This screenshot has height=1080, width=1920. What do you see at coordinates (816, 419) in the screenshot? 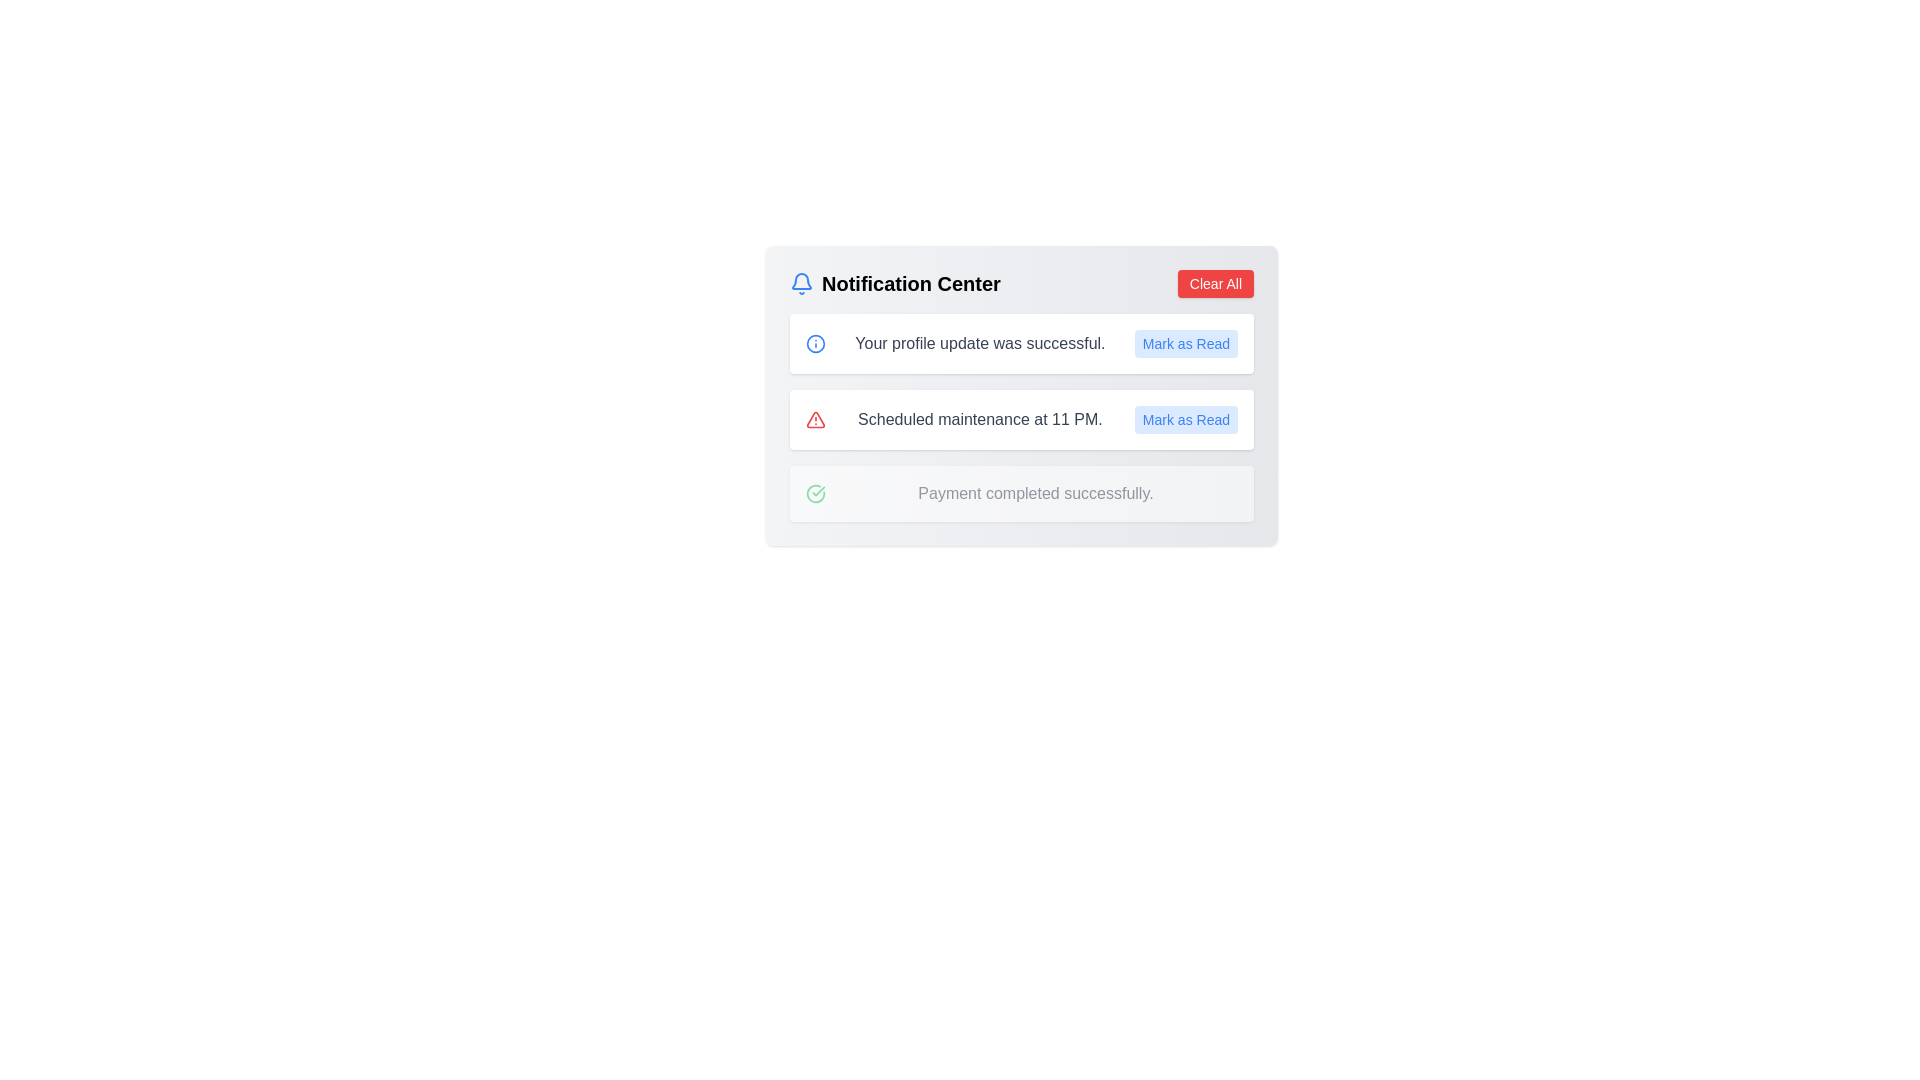
I see `the alert icon located to the left of the 'Scheduled maintenance at 11 PM' notification in the second entry of the notification list` at bounding box center [816, 419].